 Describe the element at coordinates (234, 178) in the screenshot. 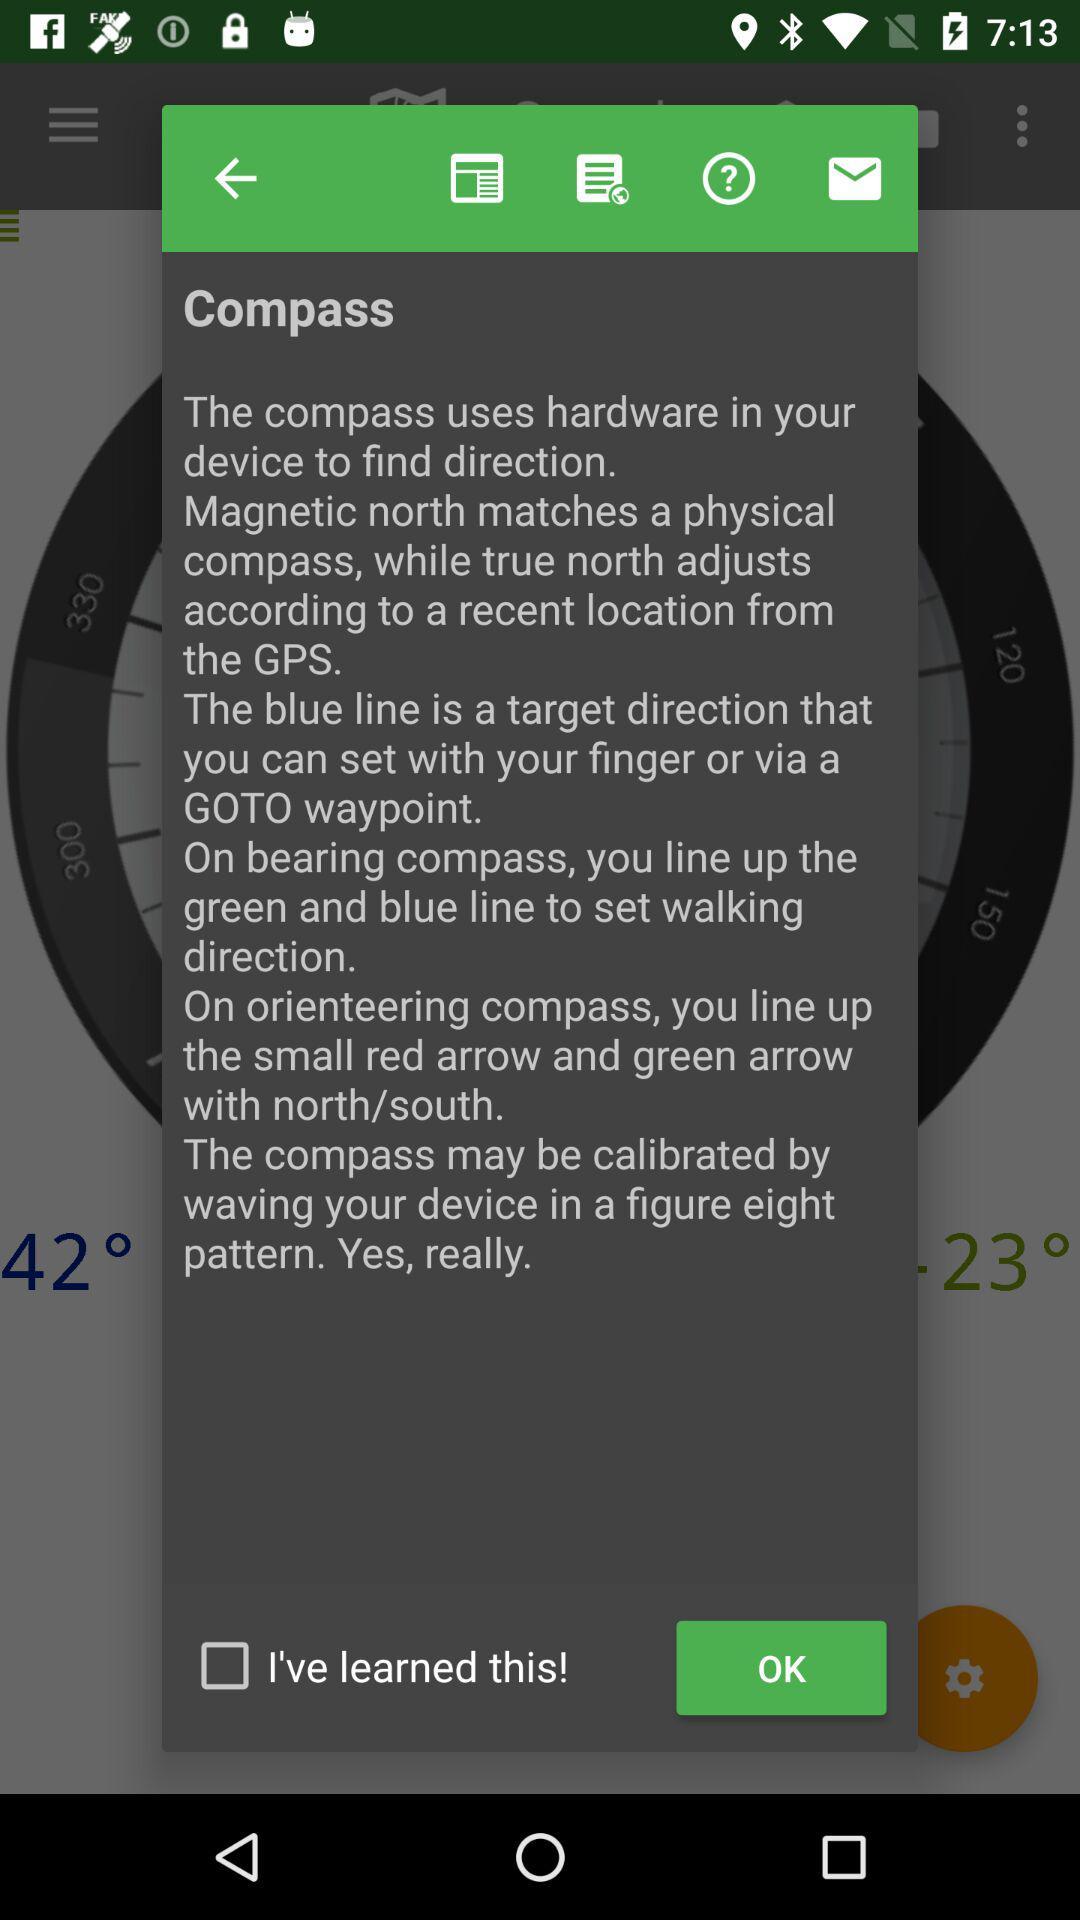

I see `the item to the left of help` at that location.